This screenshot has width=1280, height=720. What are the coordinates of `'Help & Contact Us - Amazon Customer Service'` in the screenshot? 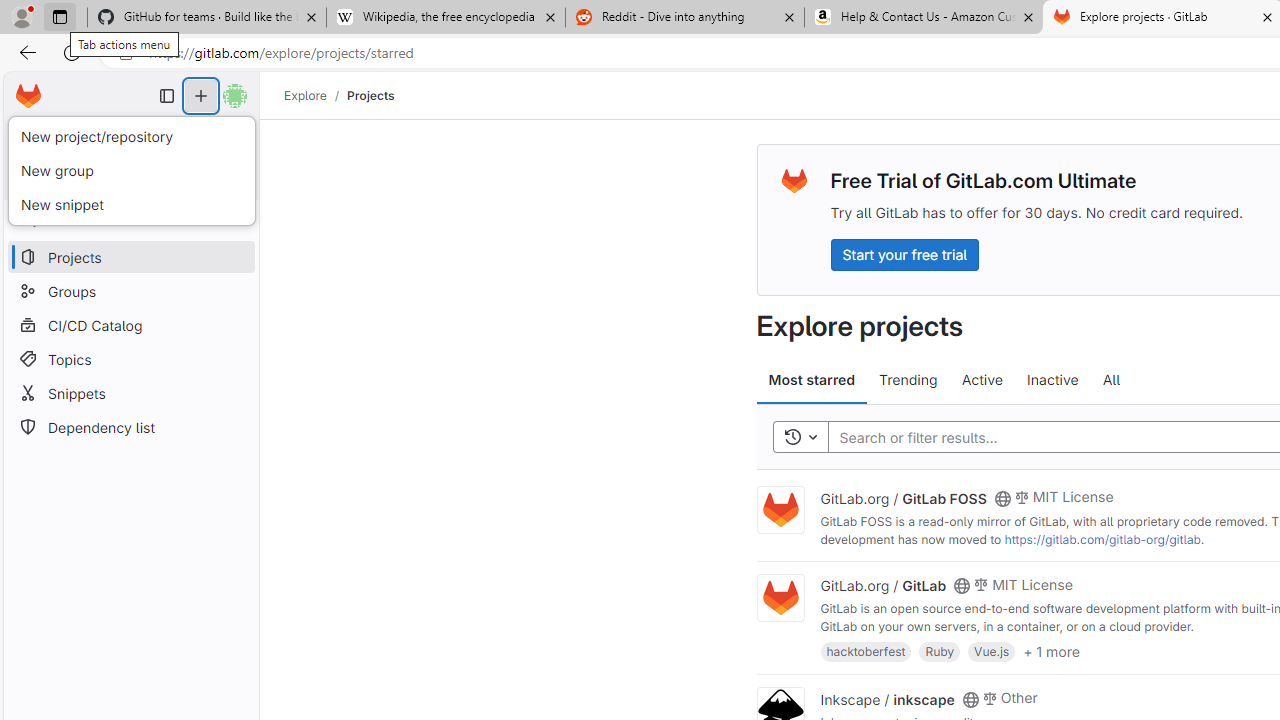 It's located at (923, 17).